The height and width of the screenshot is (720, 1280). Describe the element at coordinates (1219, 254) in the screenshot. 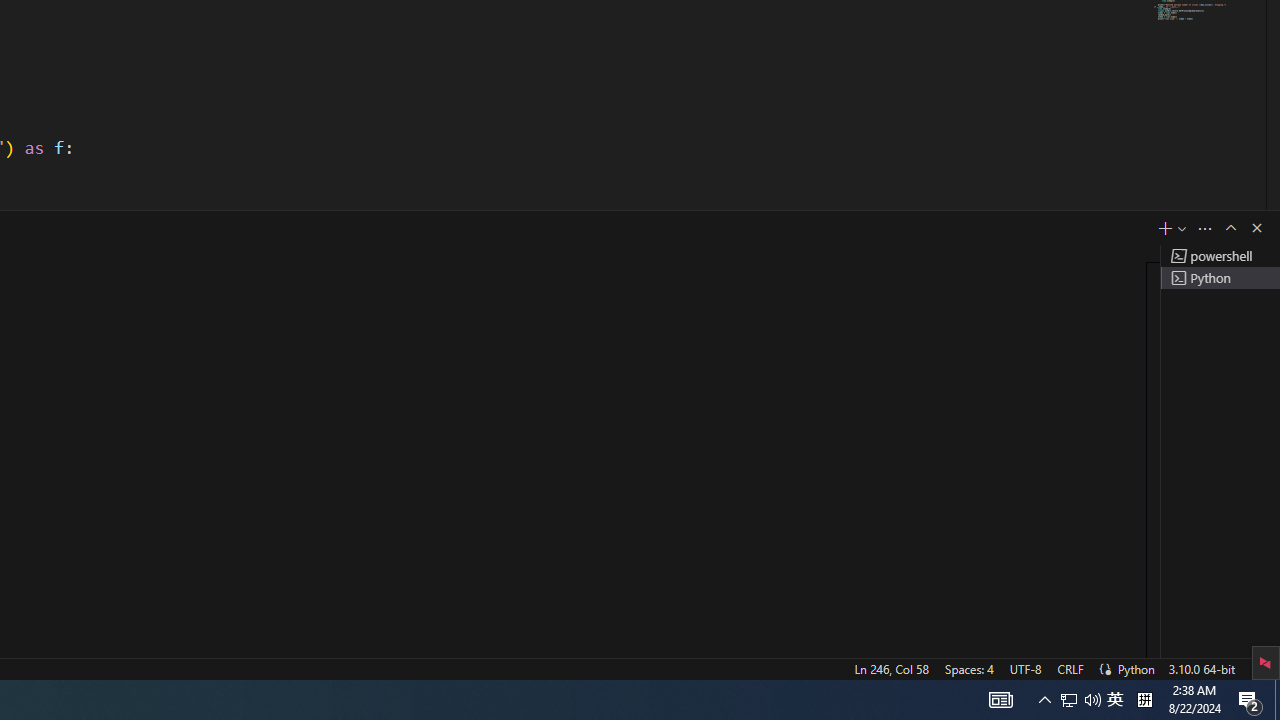

I see `'Terminal 1 powershell'` at that location.